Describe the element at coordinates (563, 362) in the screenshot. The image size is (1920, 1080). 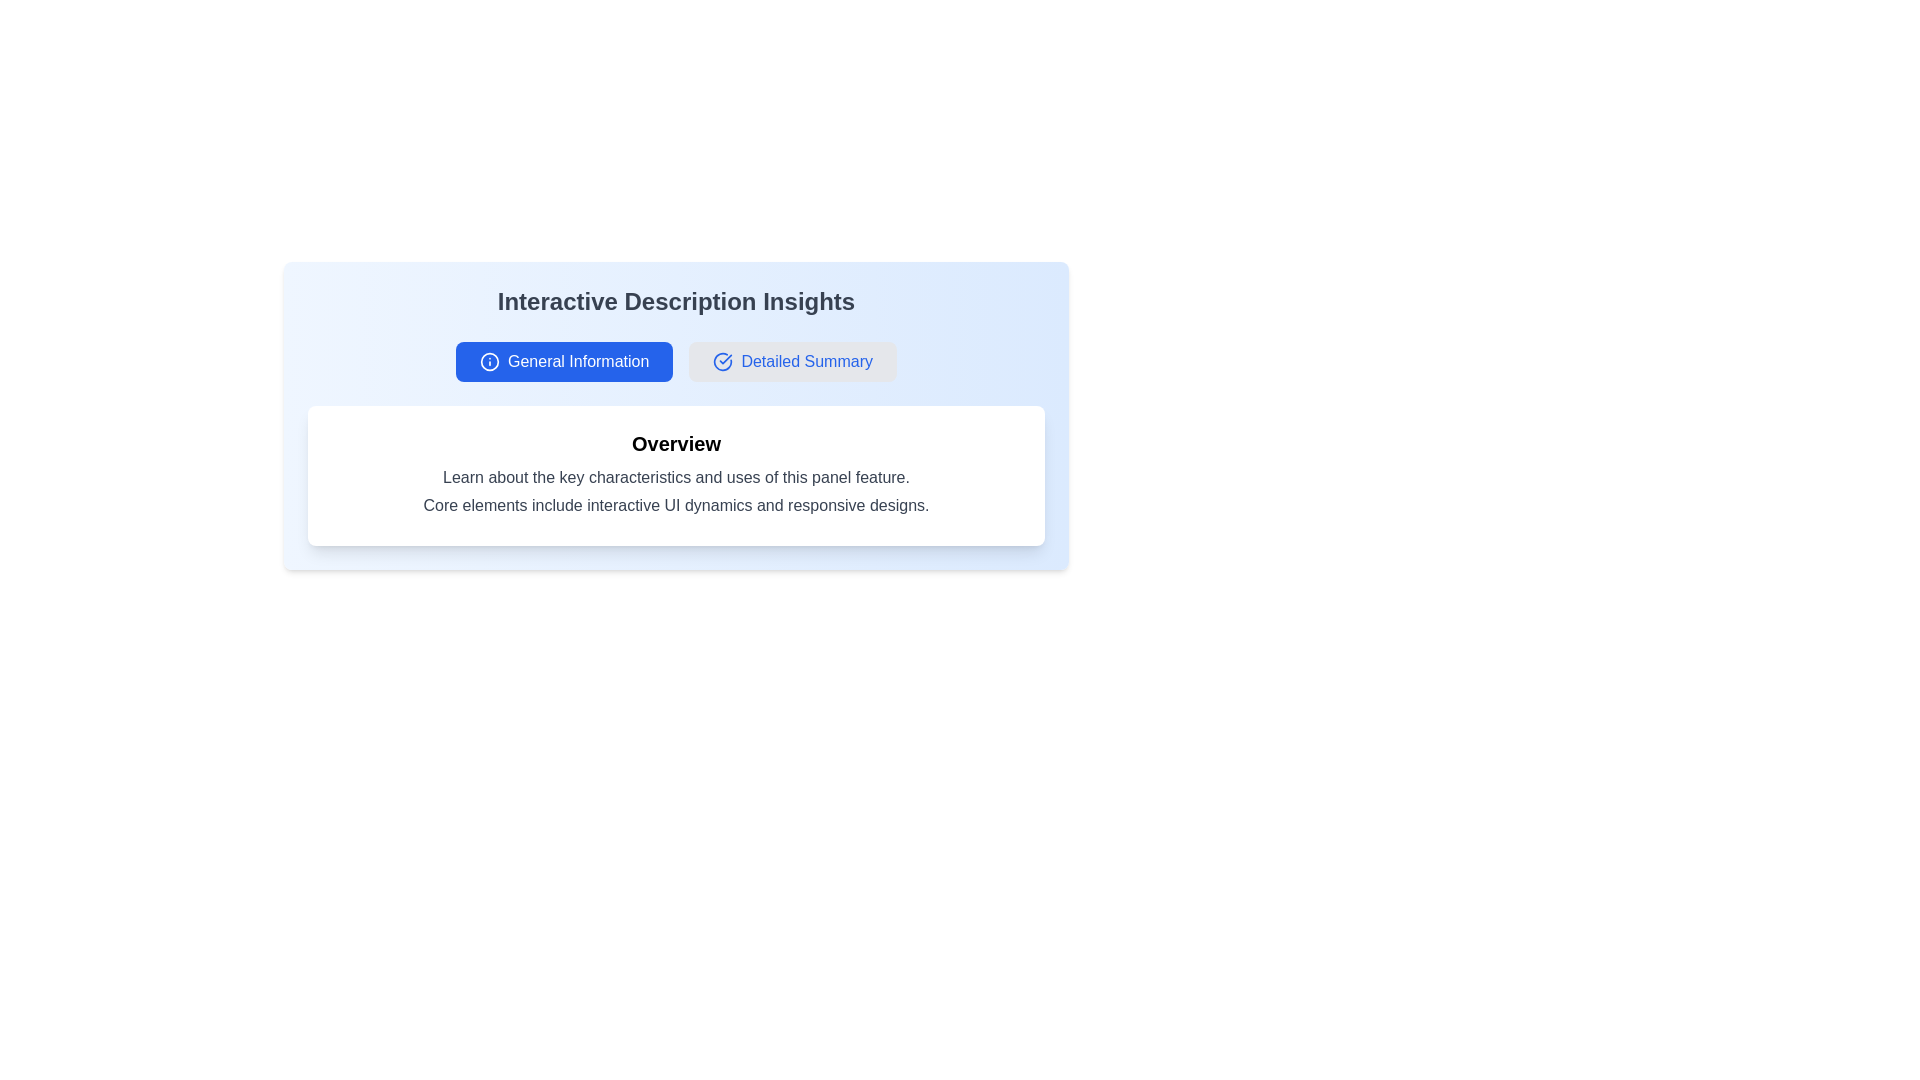
I see `the first button in the horizontally aligned group` at that location.